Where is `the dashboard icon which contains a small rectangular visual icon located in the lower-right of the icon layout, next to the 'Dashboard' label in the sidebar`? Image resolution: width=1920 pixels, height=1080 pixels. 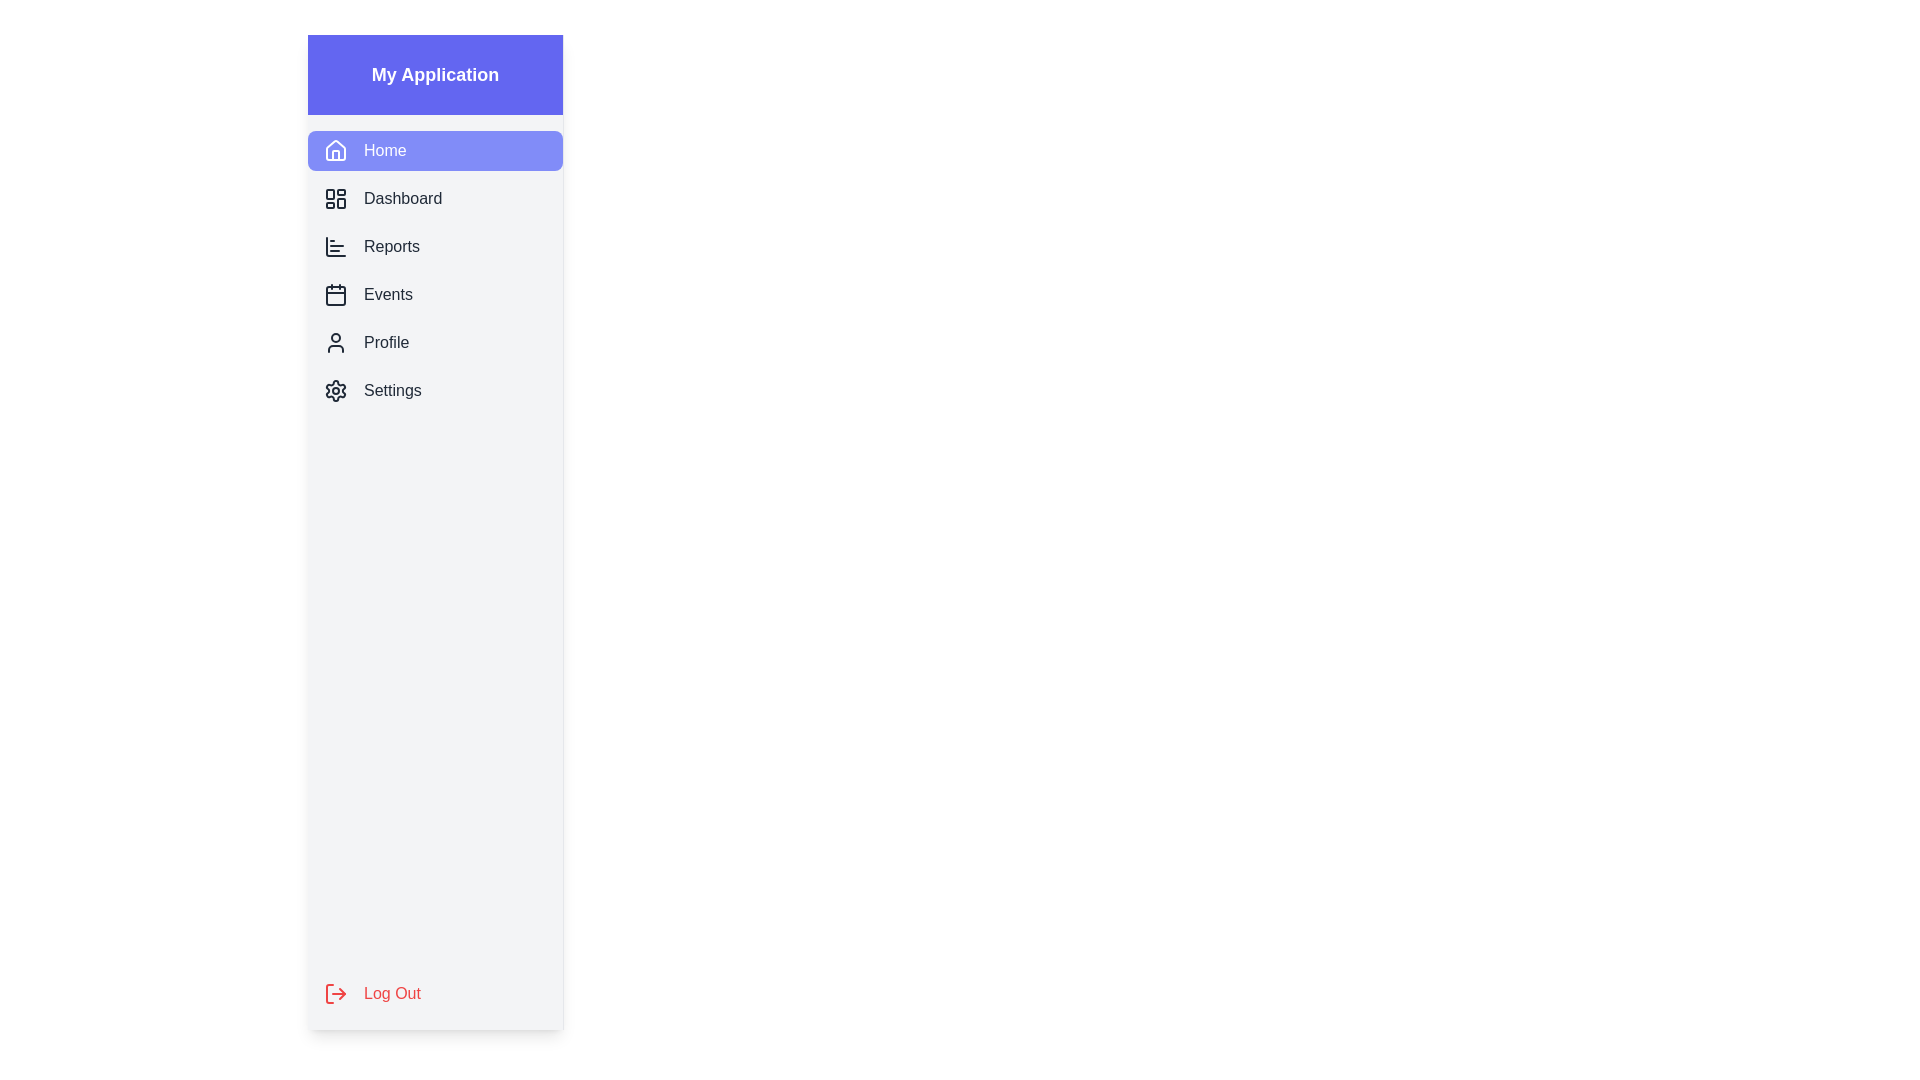
the dashboard icon which contains a small rectangular visual icon located in the lower-right of the icon layout, next to the 'Dashboard' label in the sidebar is located at coordinates (341, 203).